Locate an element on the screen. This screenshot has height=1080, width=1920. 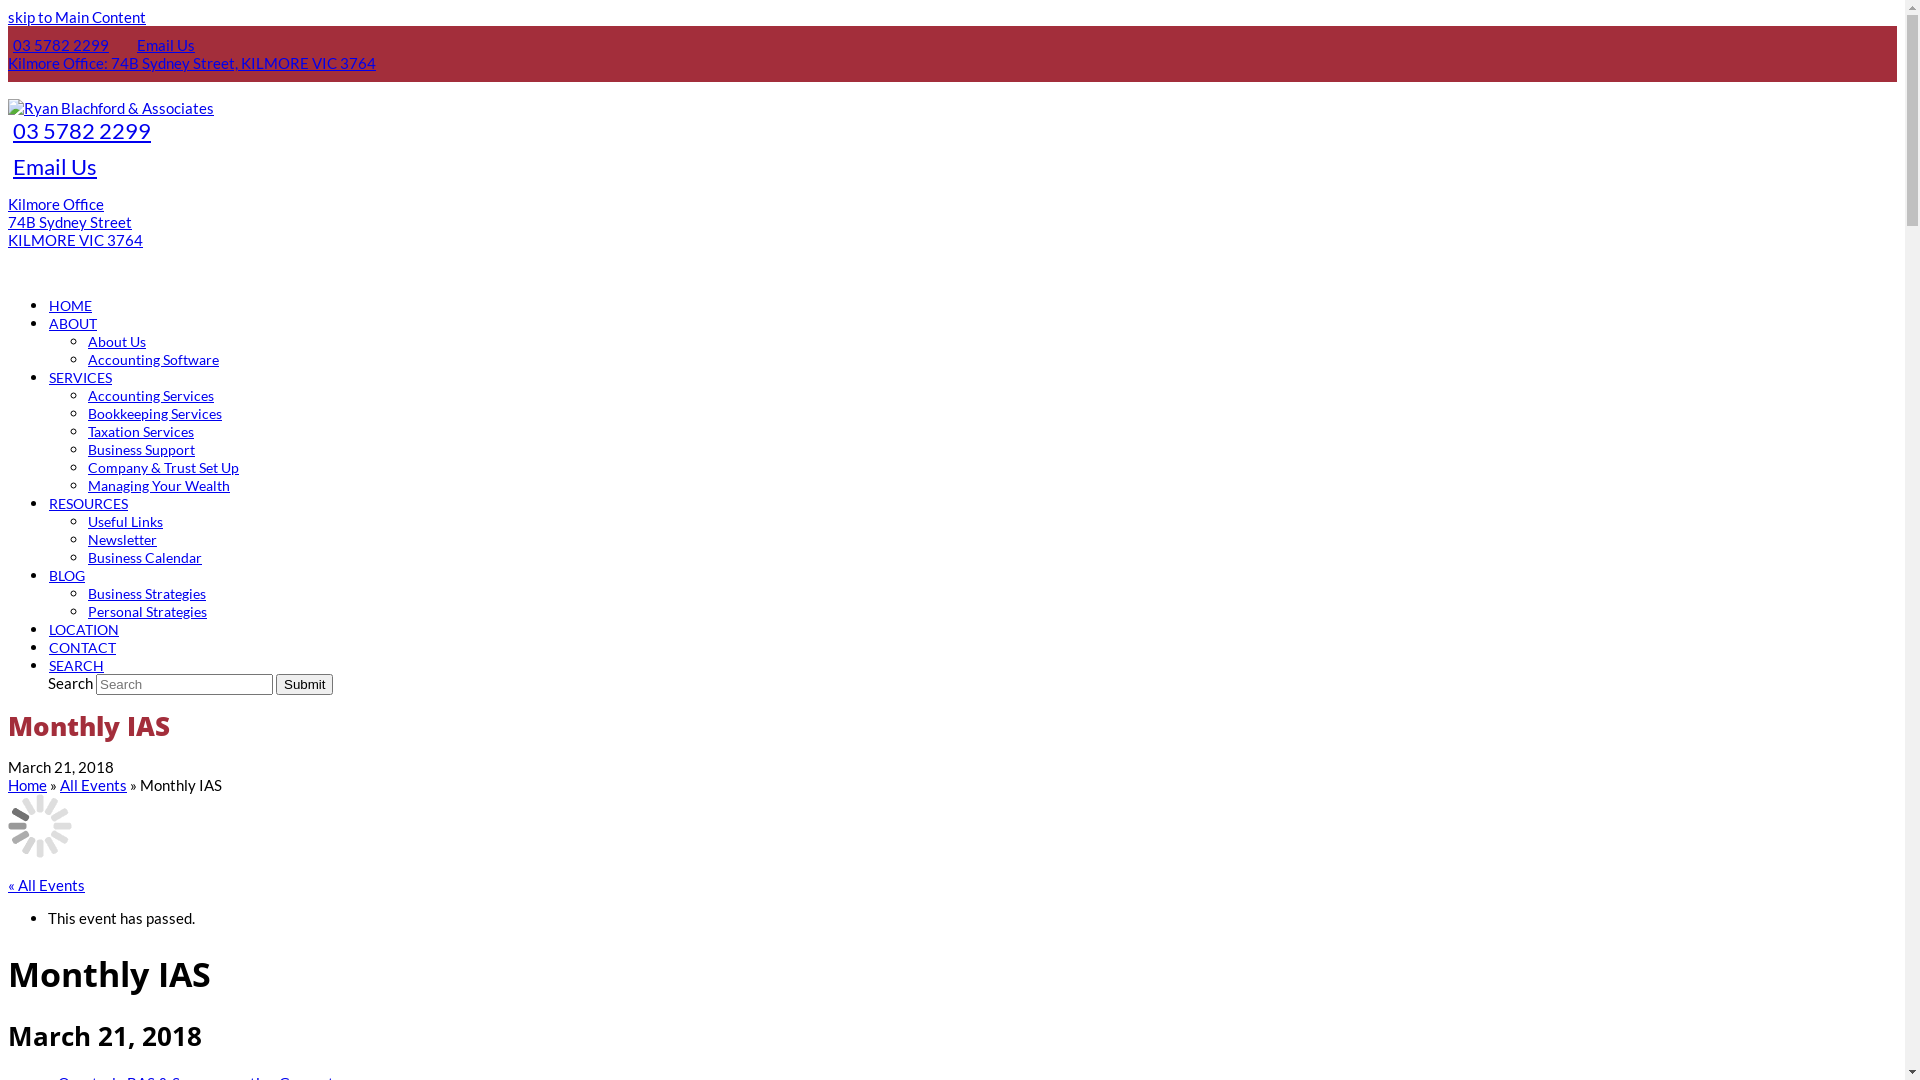
'Useful Links' is located at coordinates (124, 519).